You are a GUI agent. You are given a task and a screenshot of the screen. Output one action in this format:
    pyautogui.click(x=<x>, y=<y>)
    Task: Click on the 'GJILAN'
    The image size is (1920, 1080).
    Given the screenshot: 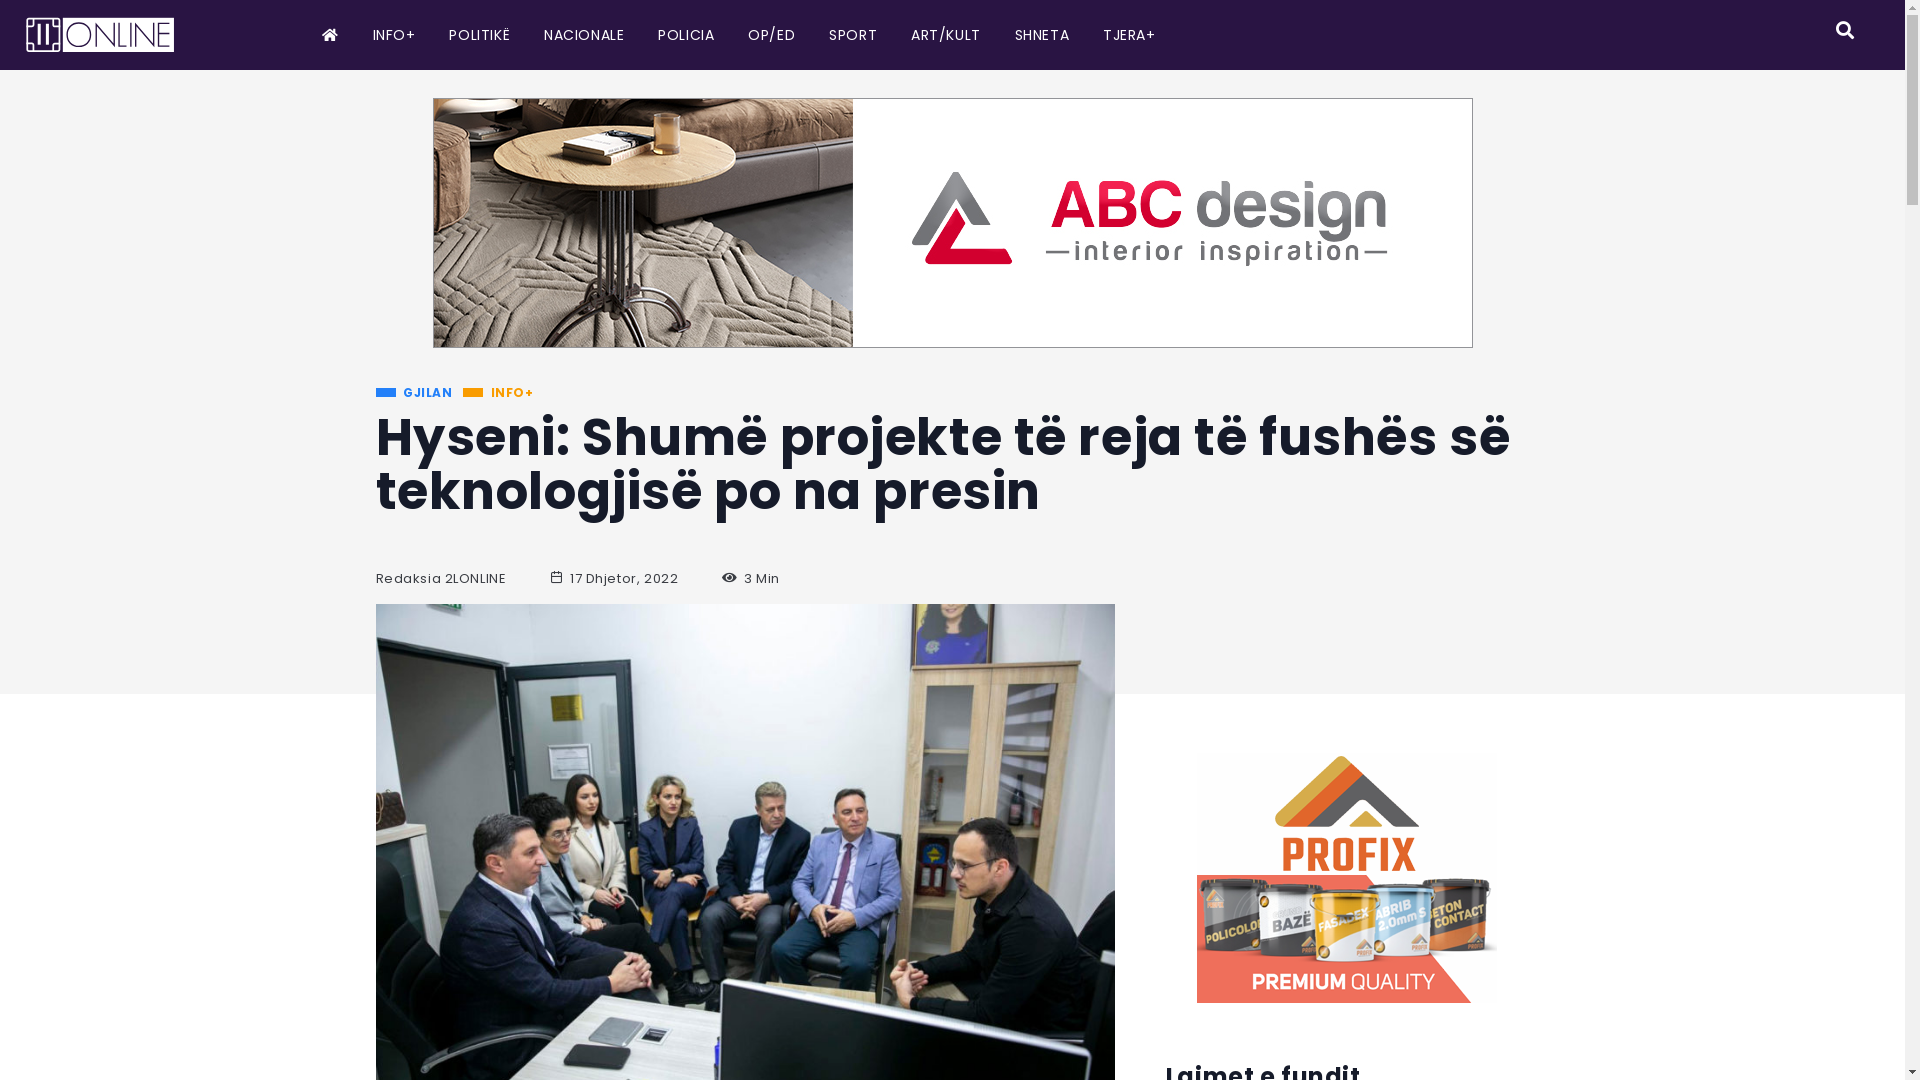 What is the action you would take?
    pyautogui.click(x=413, y=393)
    